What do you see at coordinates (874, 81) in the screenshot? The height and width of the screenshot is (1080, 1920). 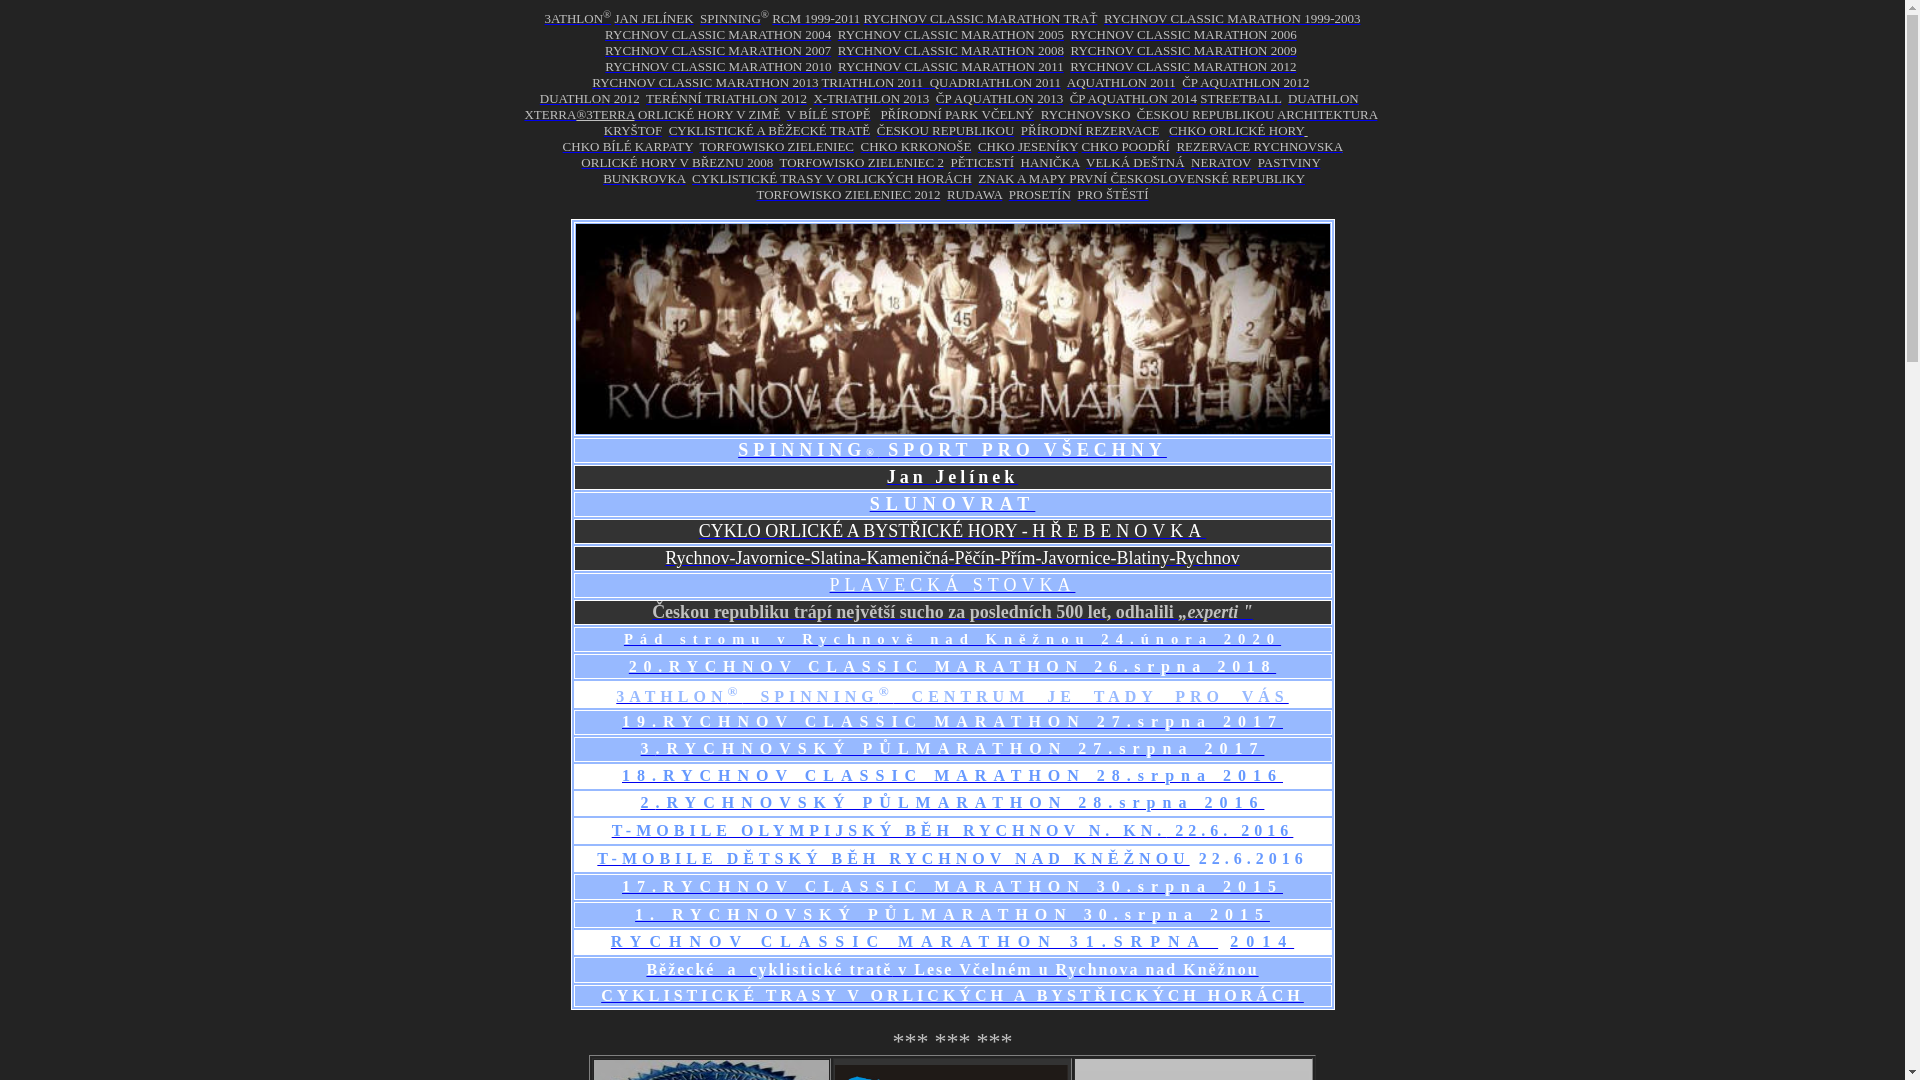 I see `'TRIATHLON 2011 '` at bounding box center [874, 81].